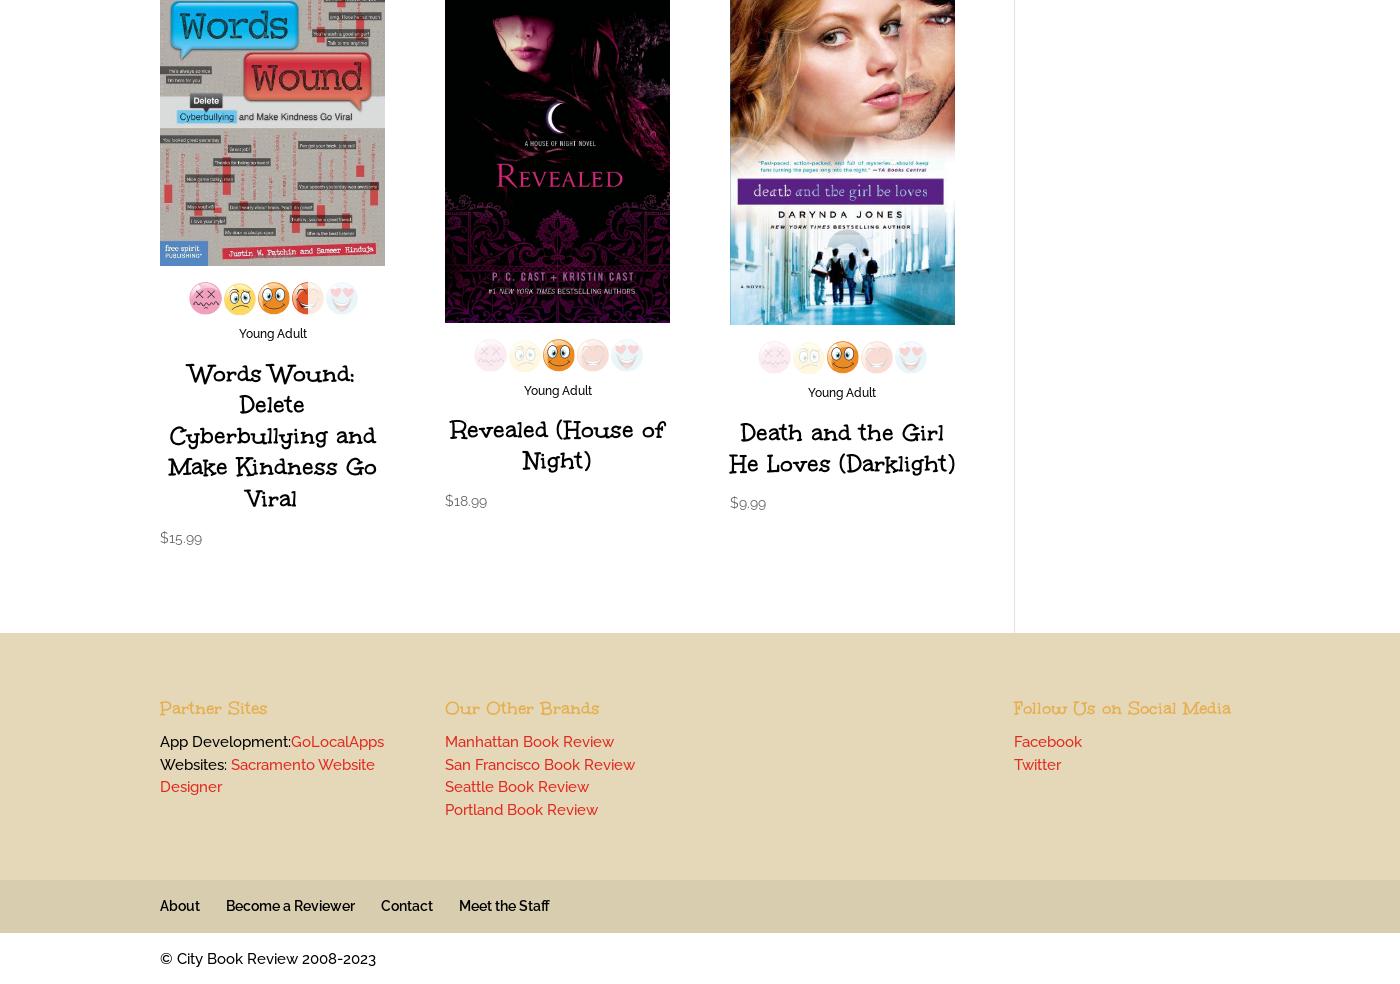  What do you see at coordinates (841, 447) in the screenshot?
I see `'Death and the Girl He Loves (Darklight)'` at bounding box center [841, 447].